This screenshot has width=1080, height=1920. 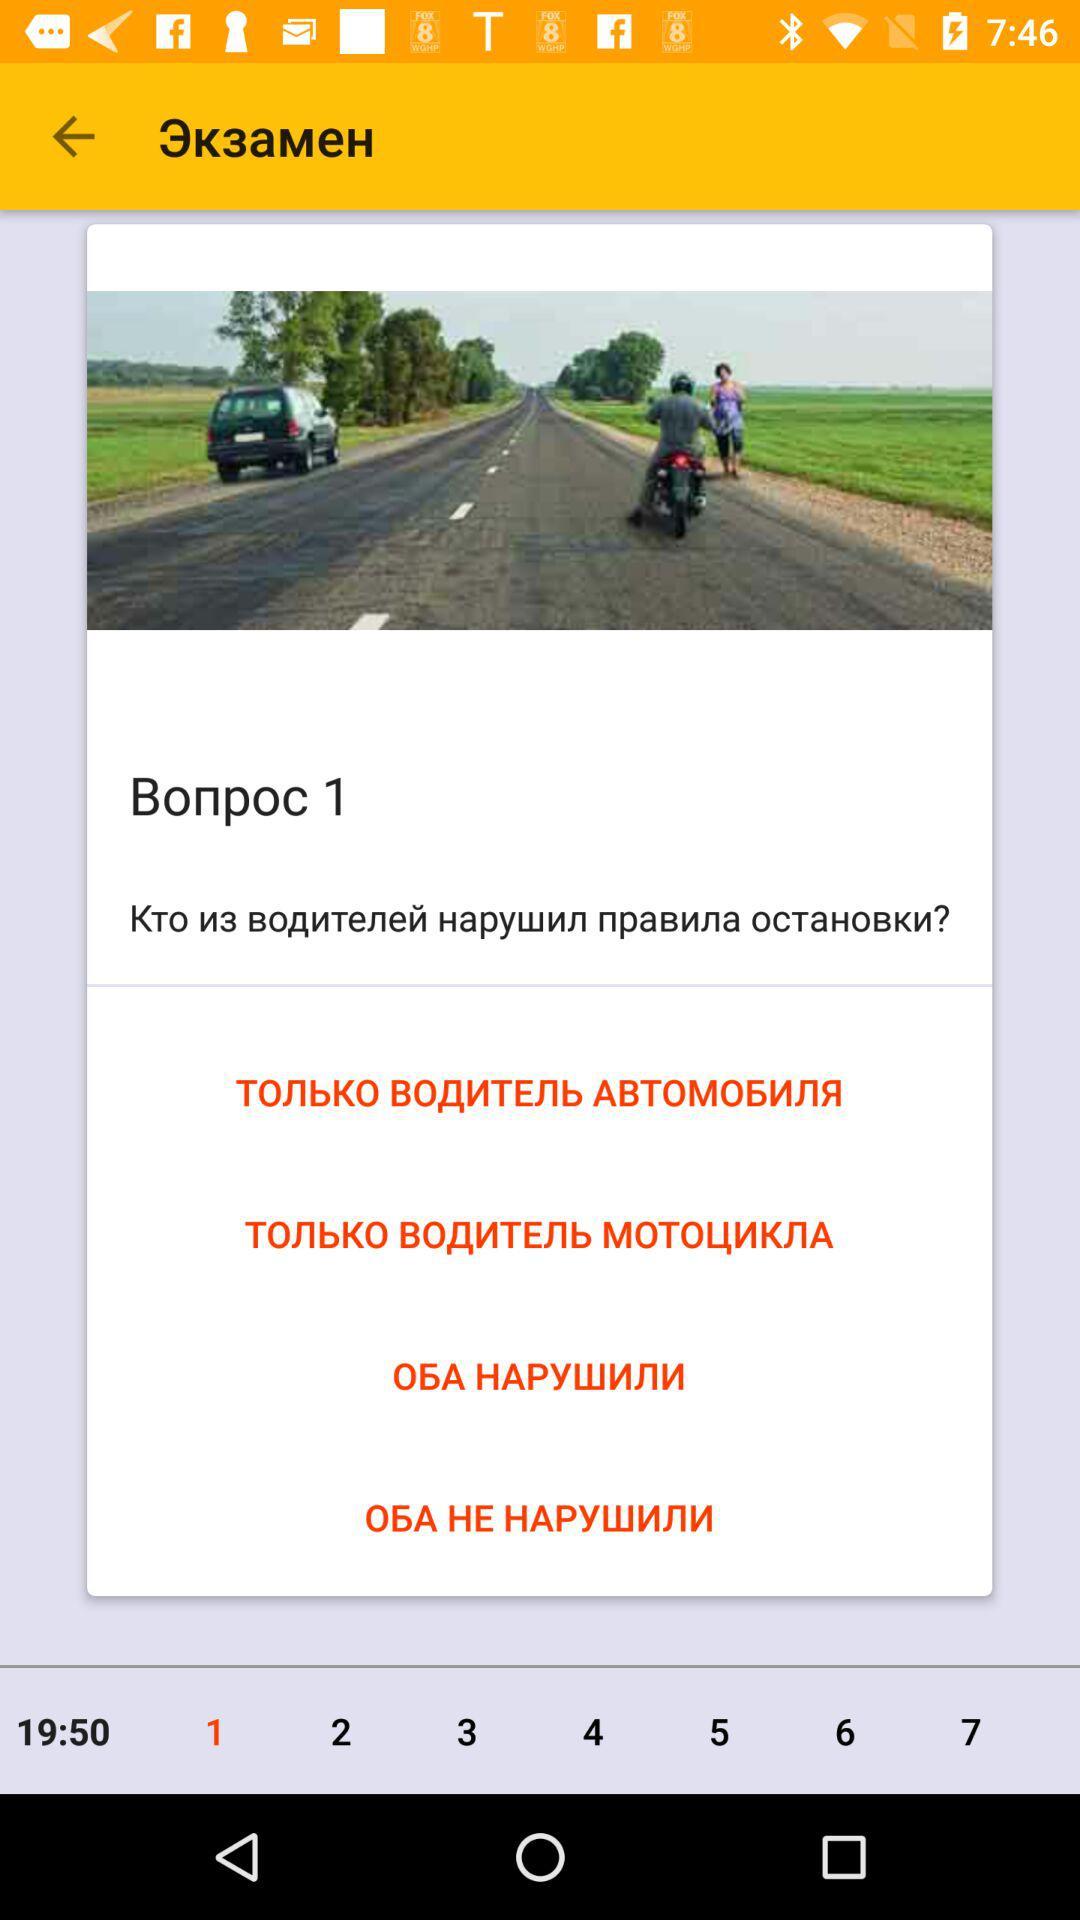 I want to click on the icon next to 5 icon, so click(x=845, y=1730).